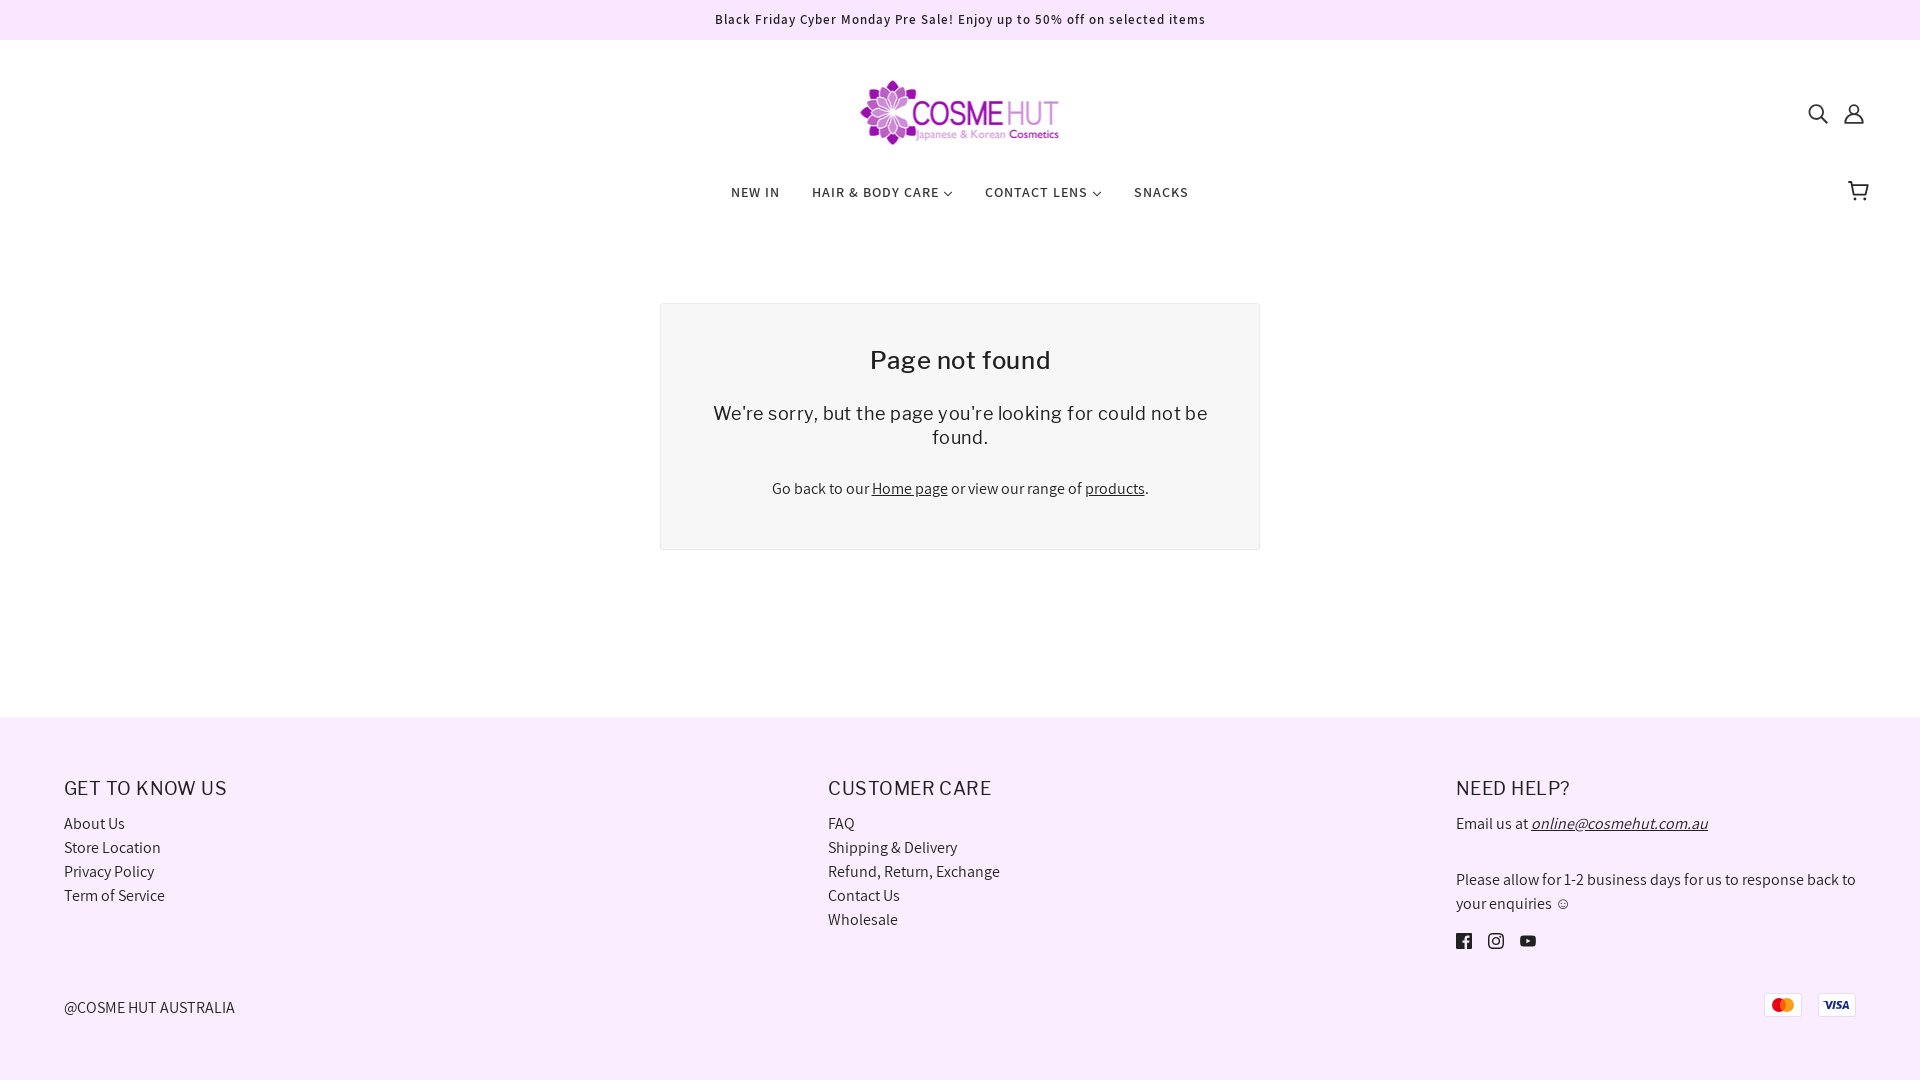 This screenshot has height=1080, width=1920. Describe the element at coordinates (912, 870) in the screenshot. I see `'Refund, Return, Exchange'` at that location.